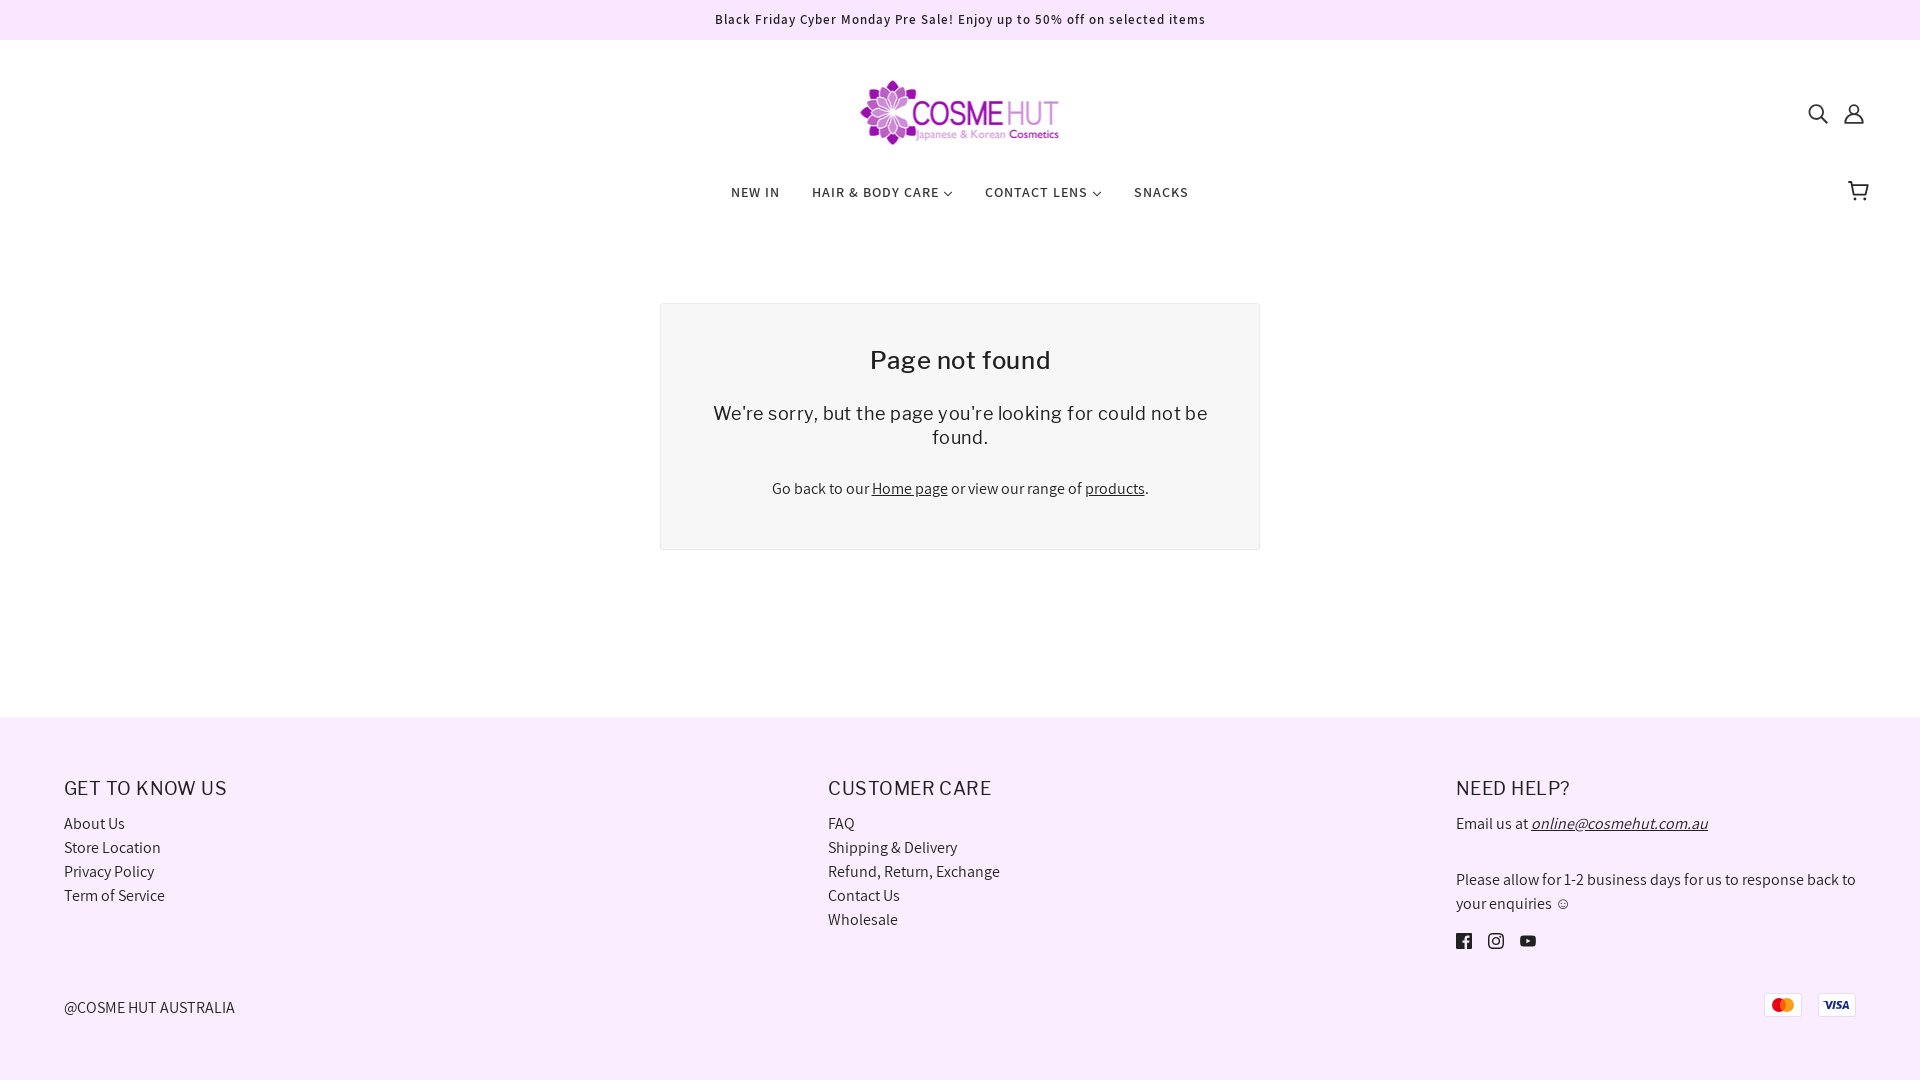 This screenshot has height=1080, width=1920. Describe the element at coordinates (912, 870) in the screenshot. I see `'Refund, Return, Exchange'` at that location.